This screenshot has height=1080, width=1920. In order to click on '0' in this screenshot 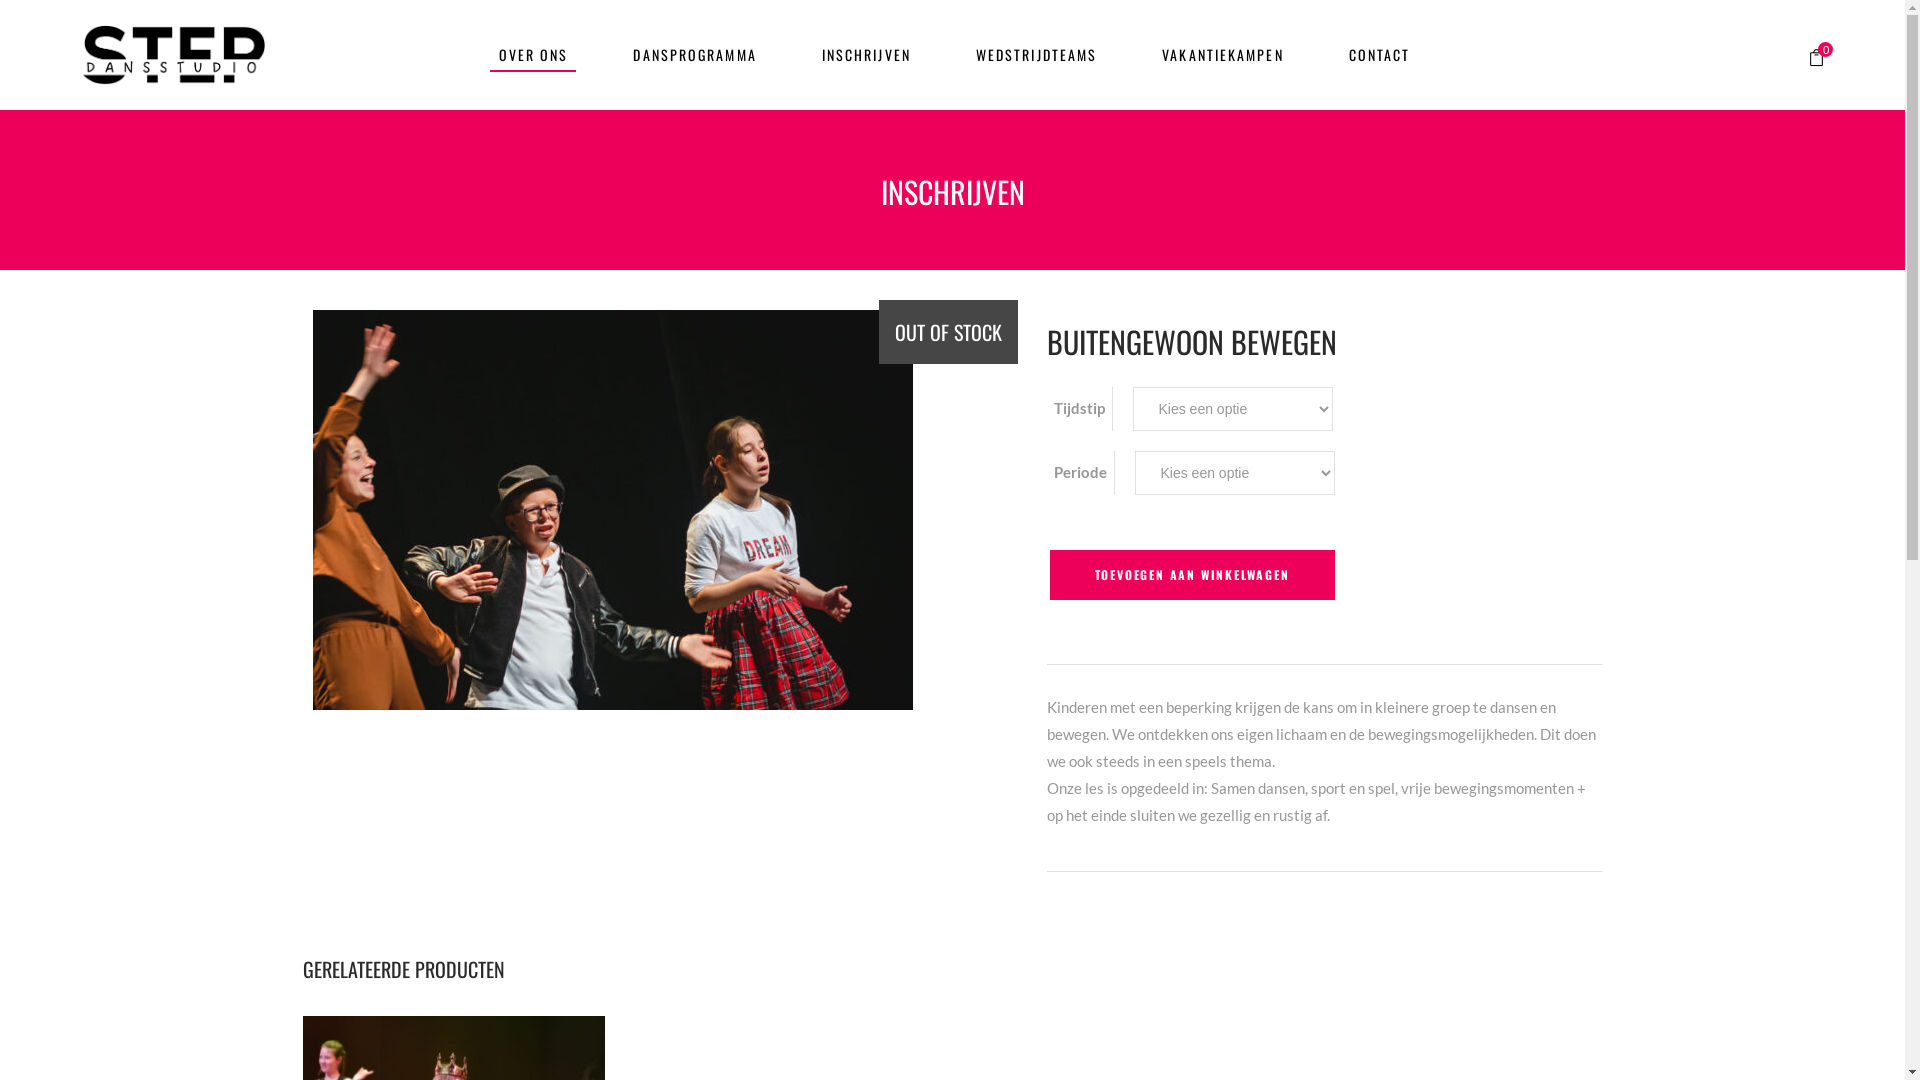, I will do `click(1808, 53)`.